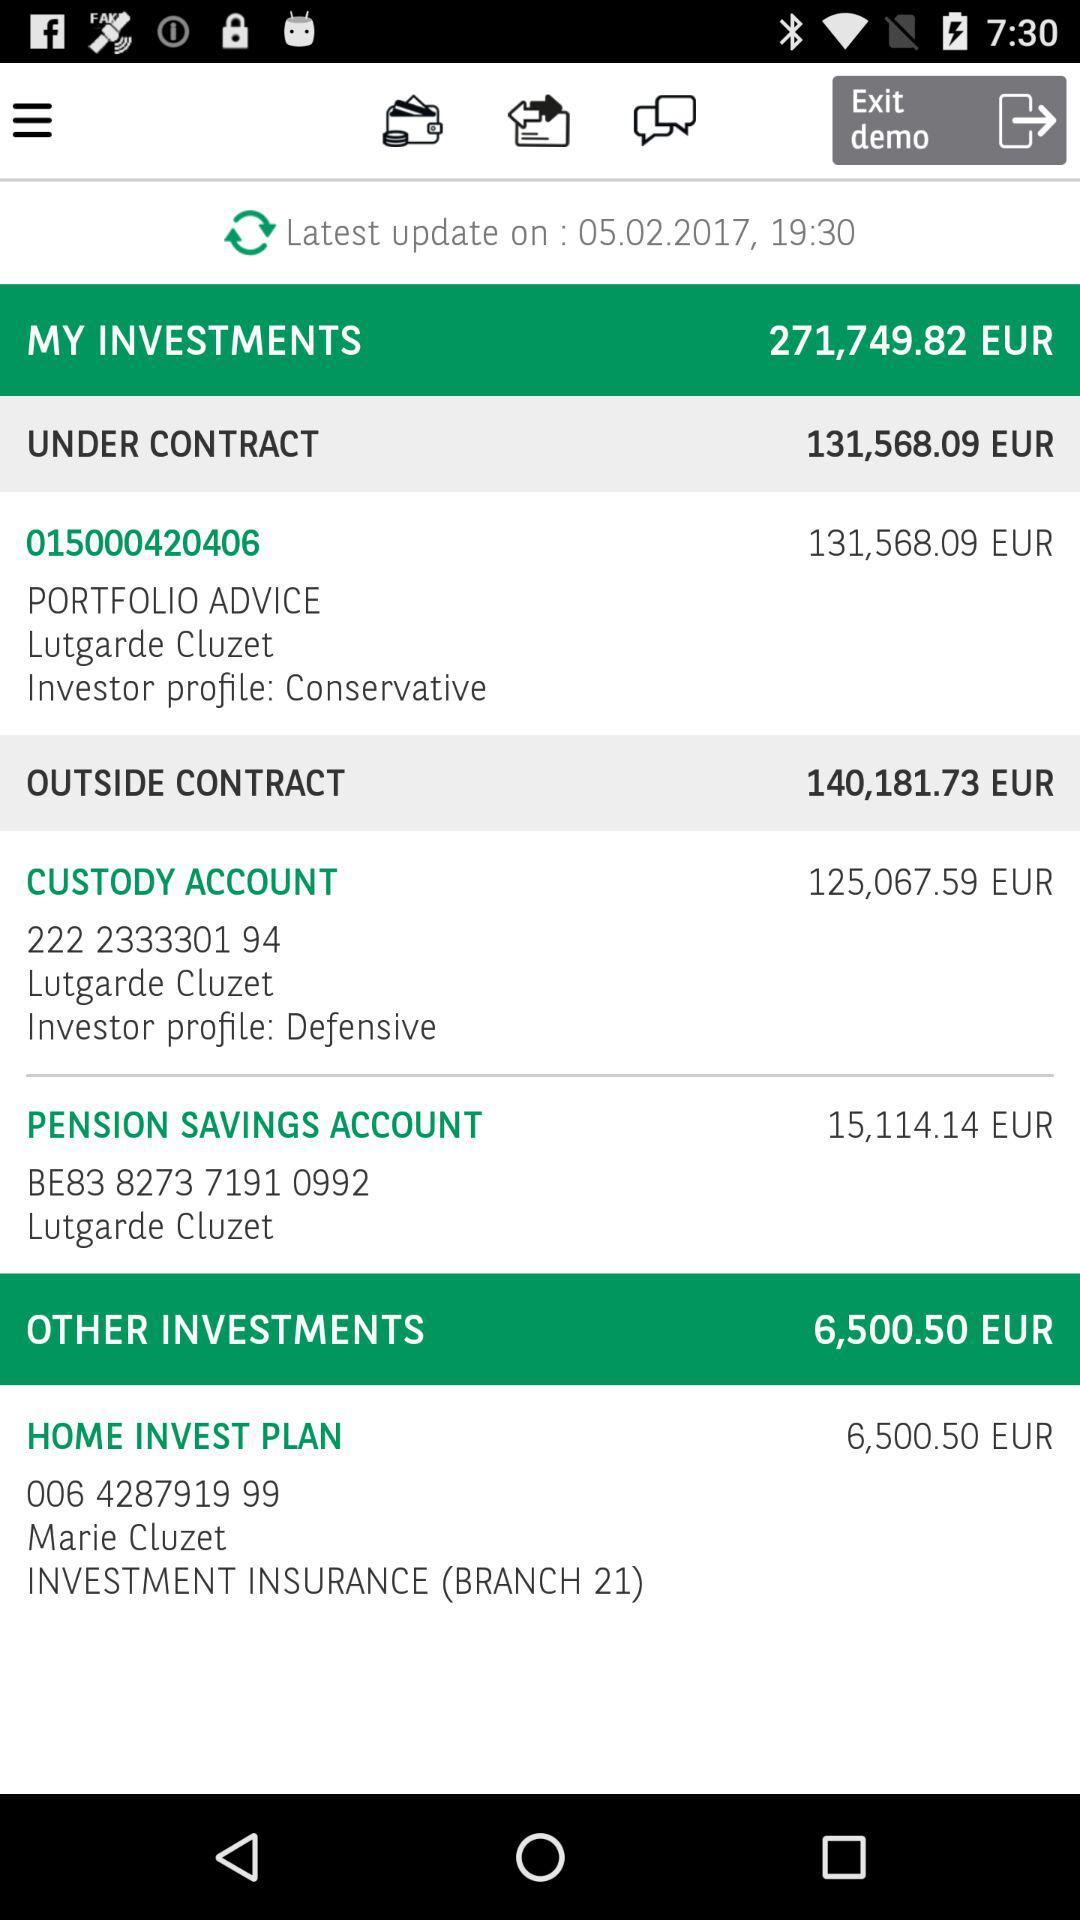  What do you see at coordinates (926, 1124) in the screenshot?
I see `the 15 114 14 item` at bounding box center [926, 1124].